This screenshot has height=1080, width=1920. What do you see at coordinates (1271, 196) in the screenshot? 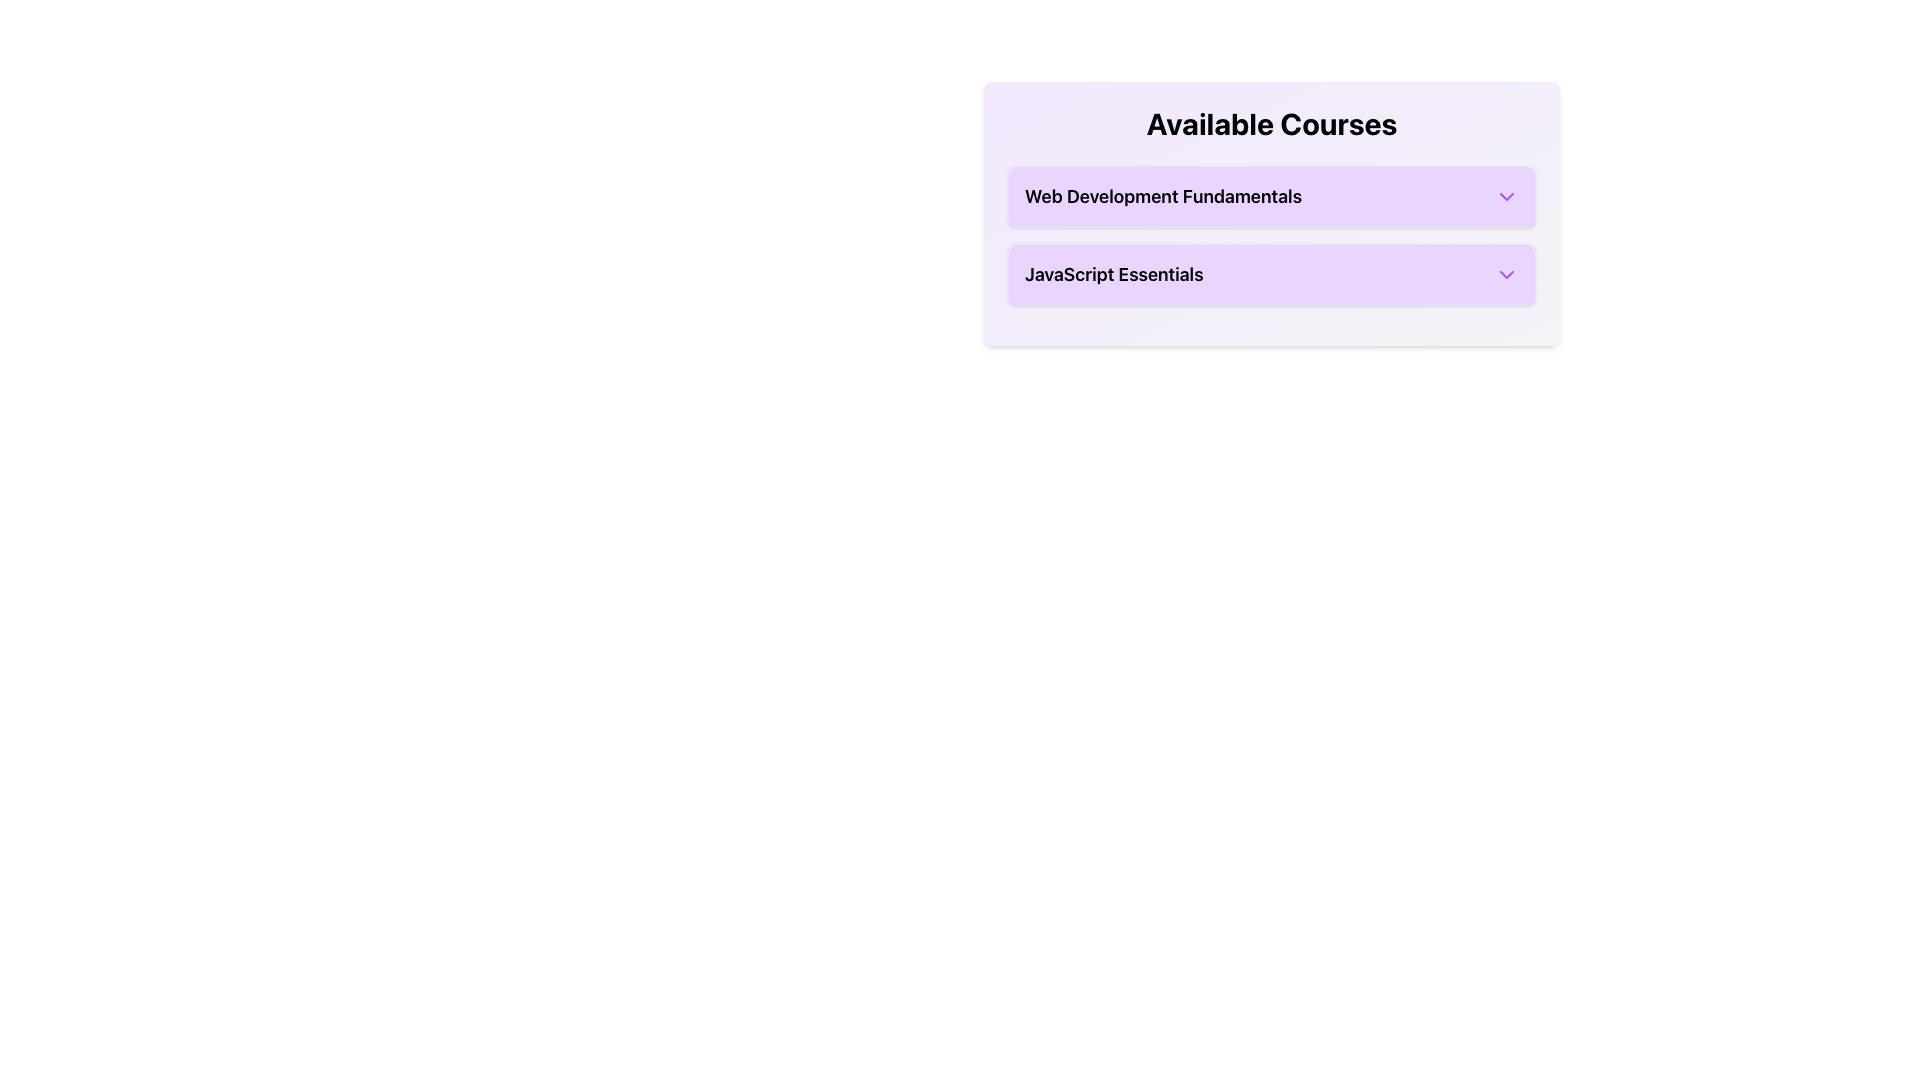
I see `the collapsible list item header labeled 'Web Development Fundamentals' located in the 'Available Courses' section` at bounding box center [1271, 196].